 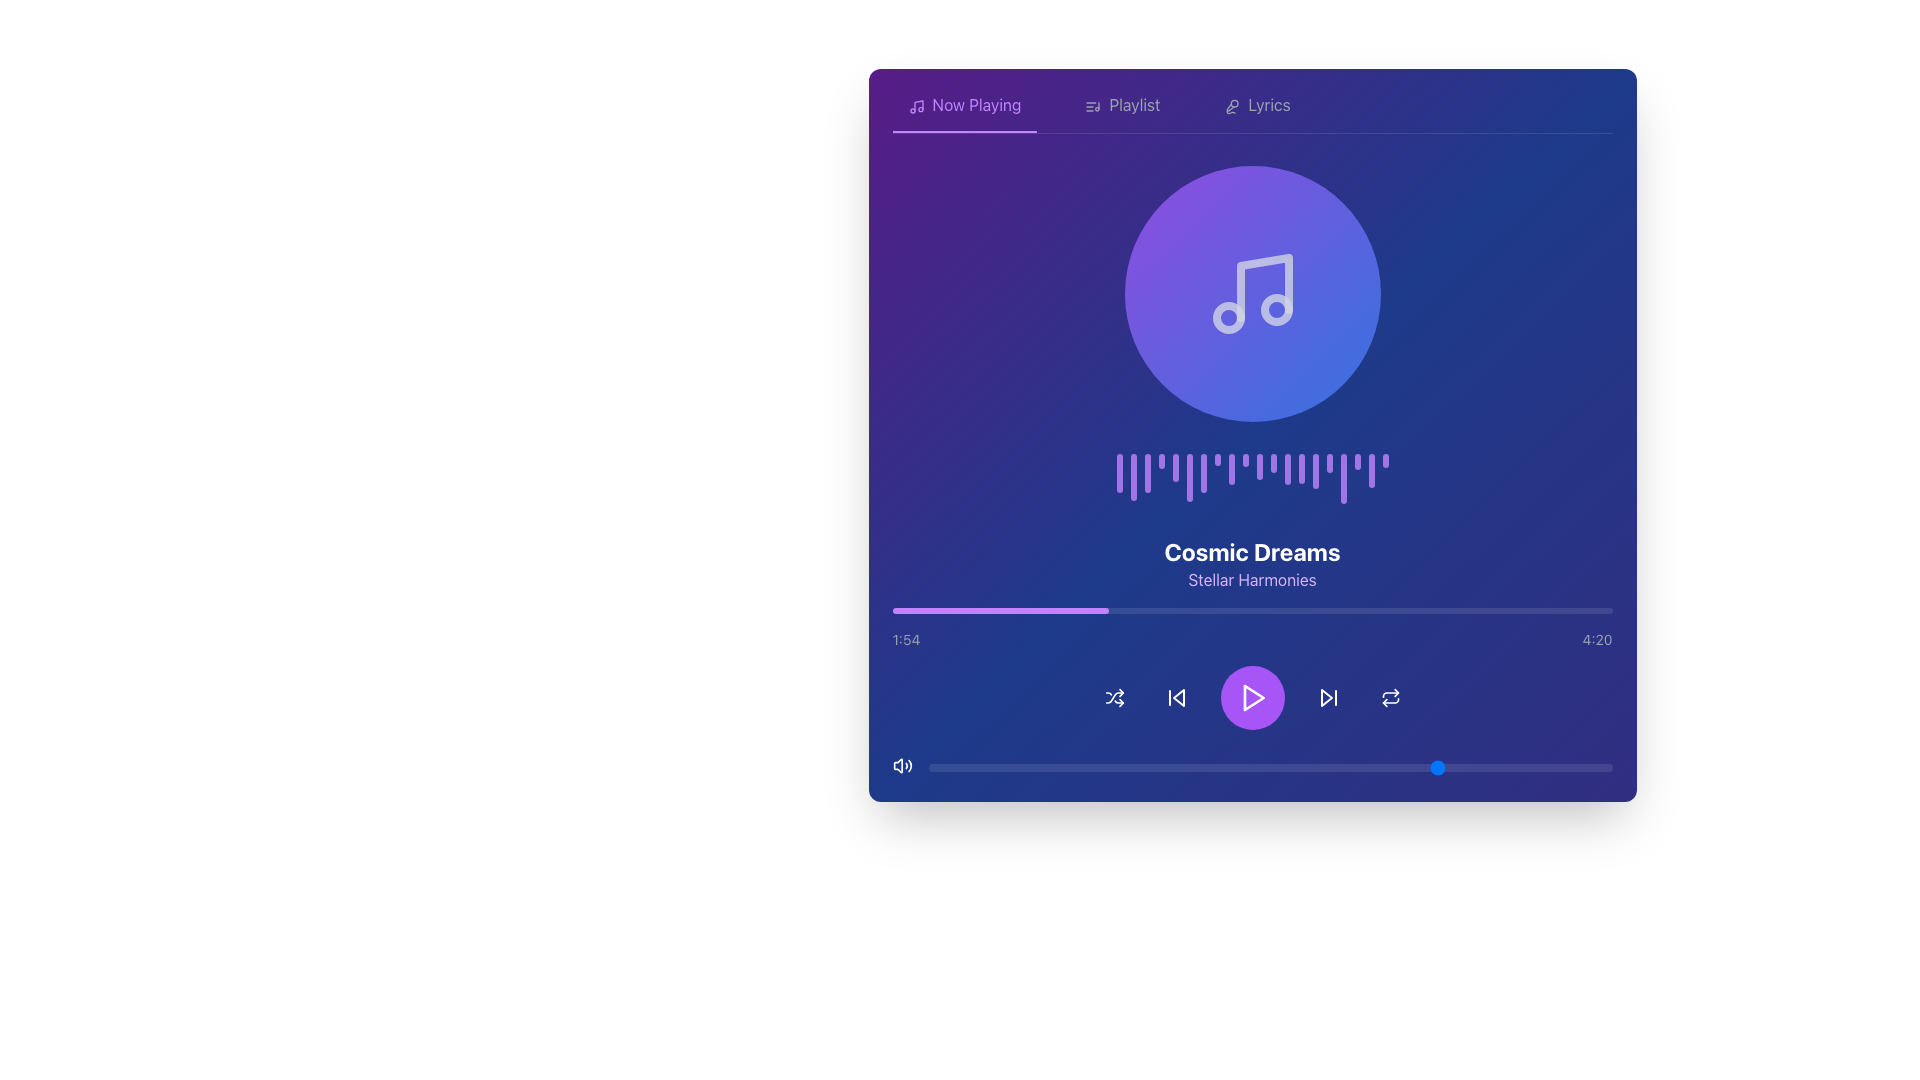 What do you see at coordinates (1325, 766) in the screenshot?
I see `the slider` at bounding box center [1325, 766].